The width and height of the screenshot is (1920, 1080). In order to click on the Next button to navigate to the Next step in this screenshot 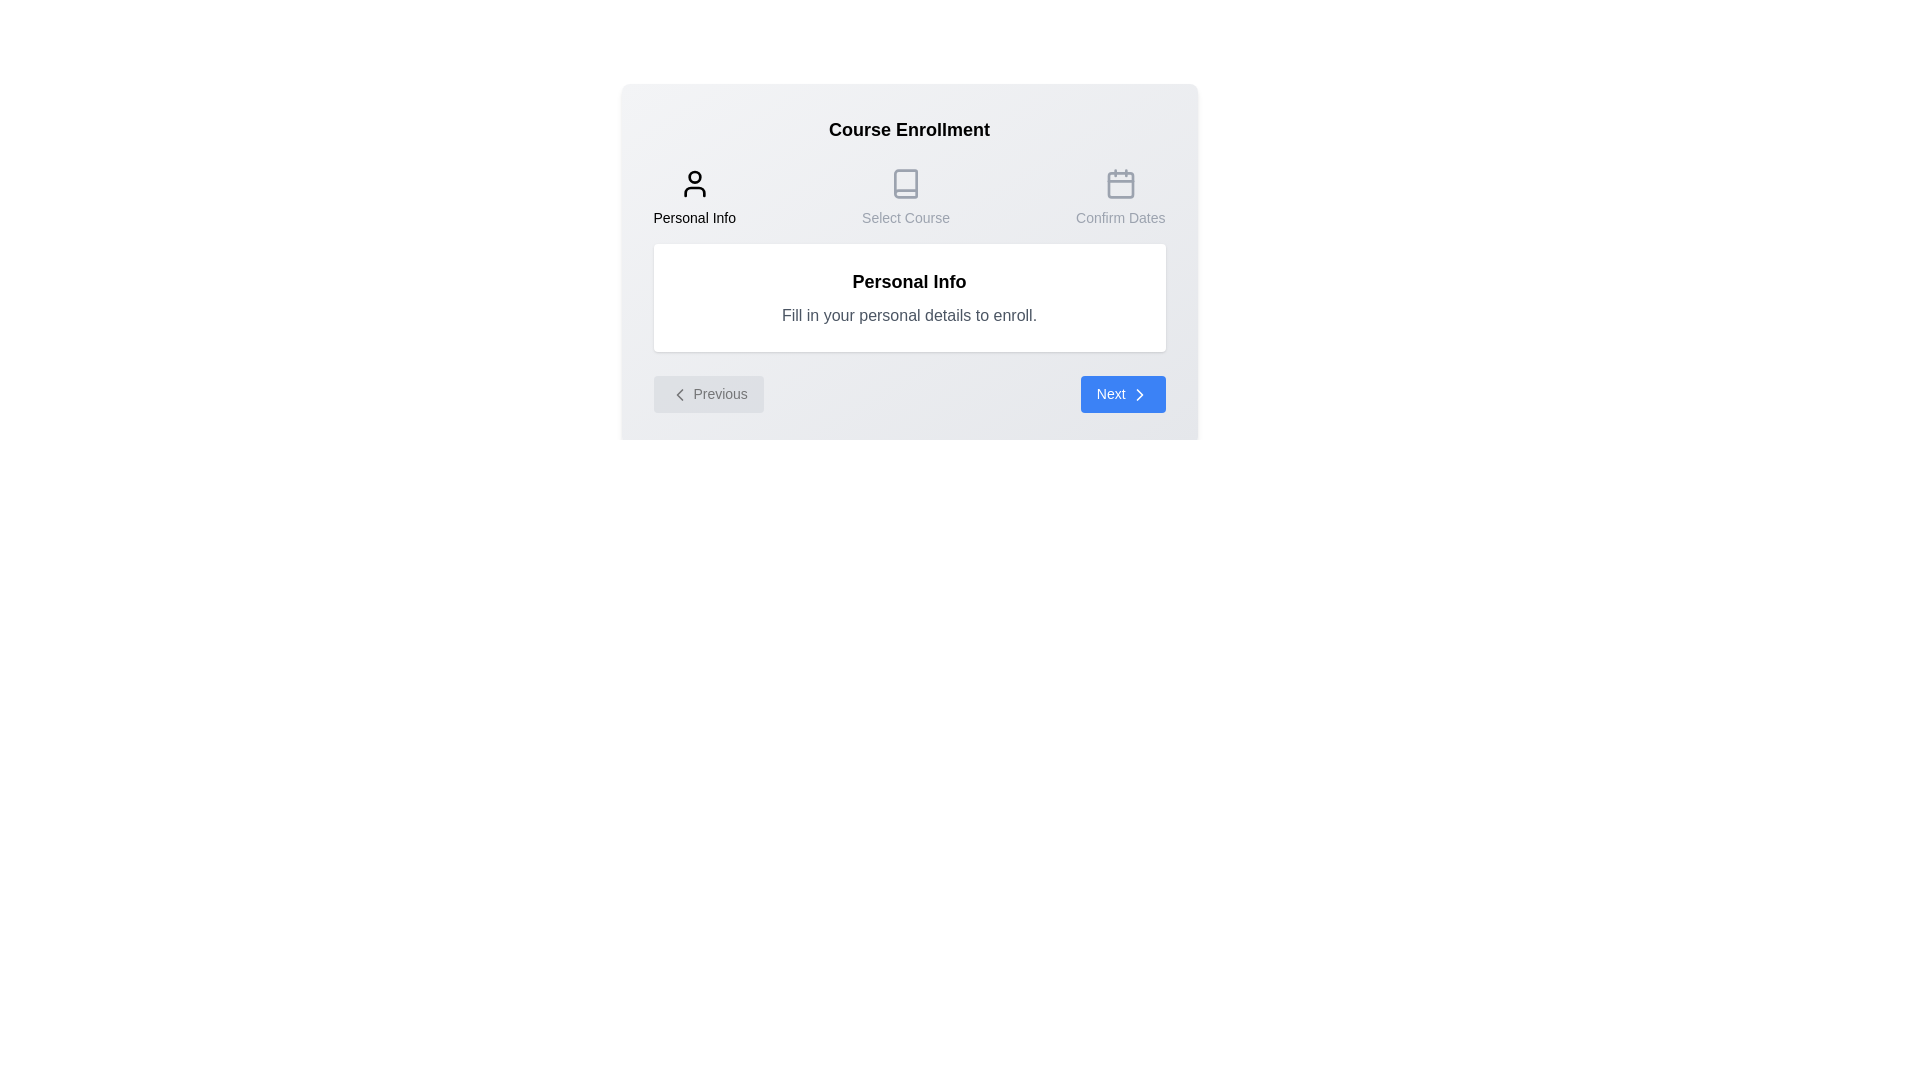, I will do `click(1123, 394)`.